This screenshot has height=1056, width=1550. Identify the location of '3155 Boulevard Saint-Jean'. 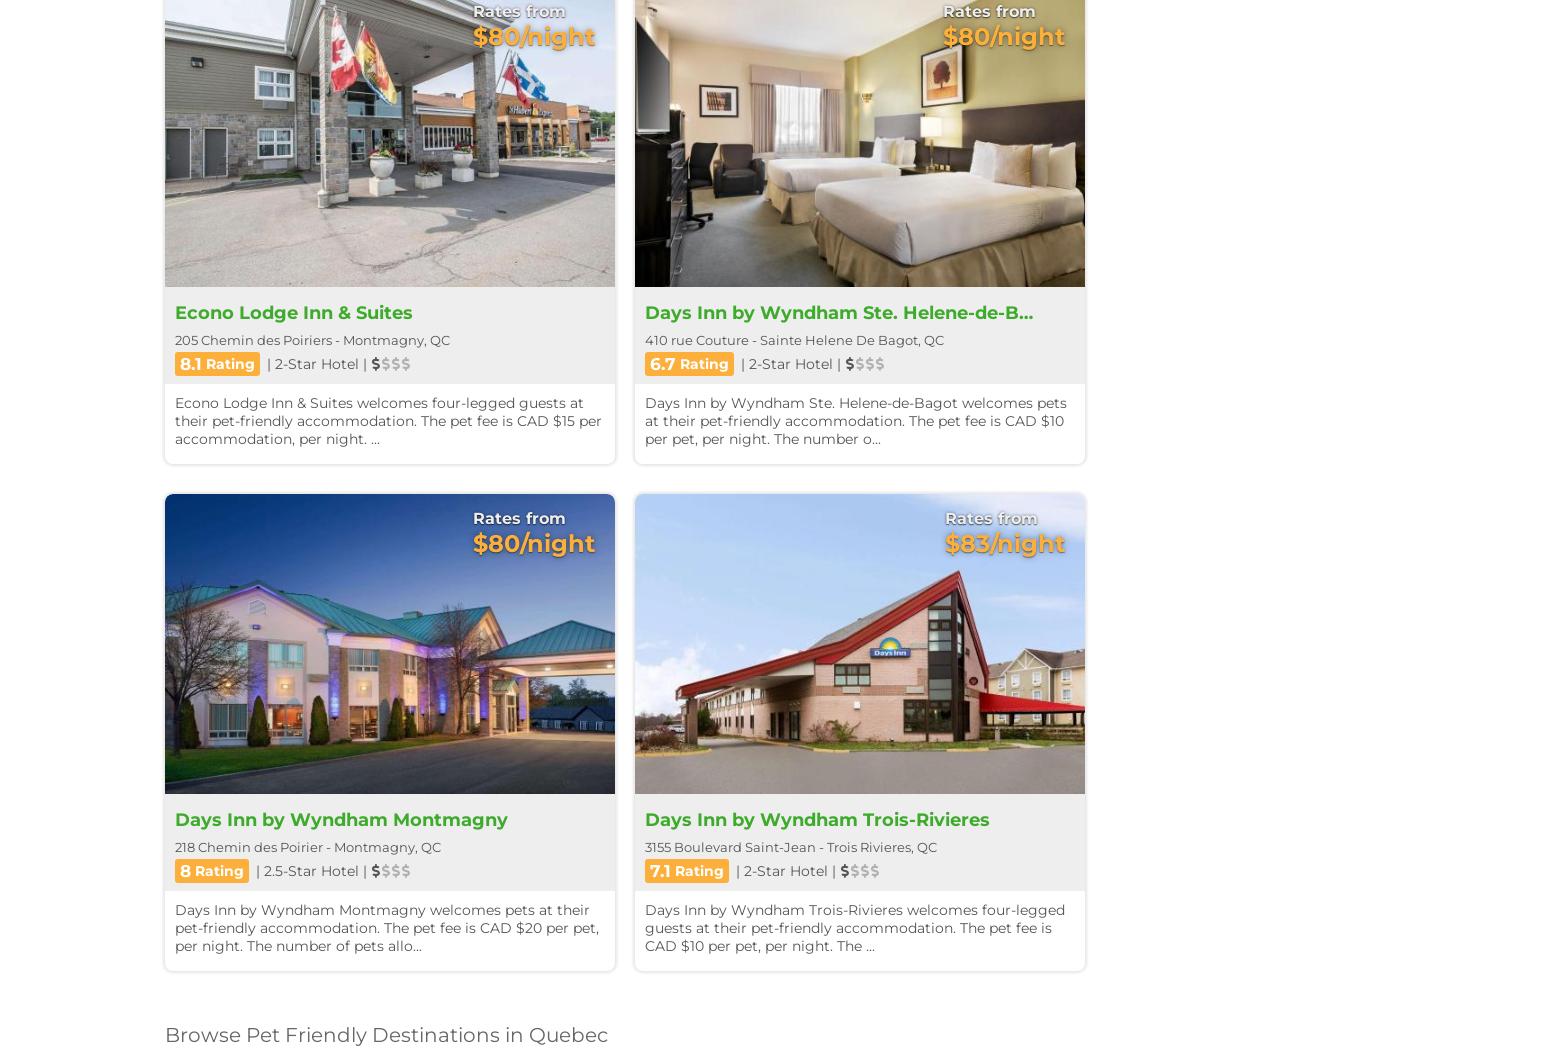
(730, 845).